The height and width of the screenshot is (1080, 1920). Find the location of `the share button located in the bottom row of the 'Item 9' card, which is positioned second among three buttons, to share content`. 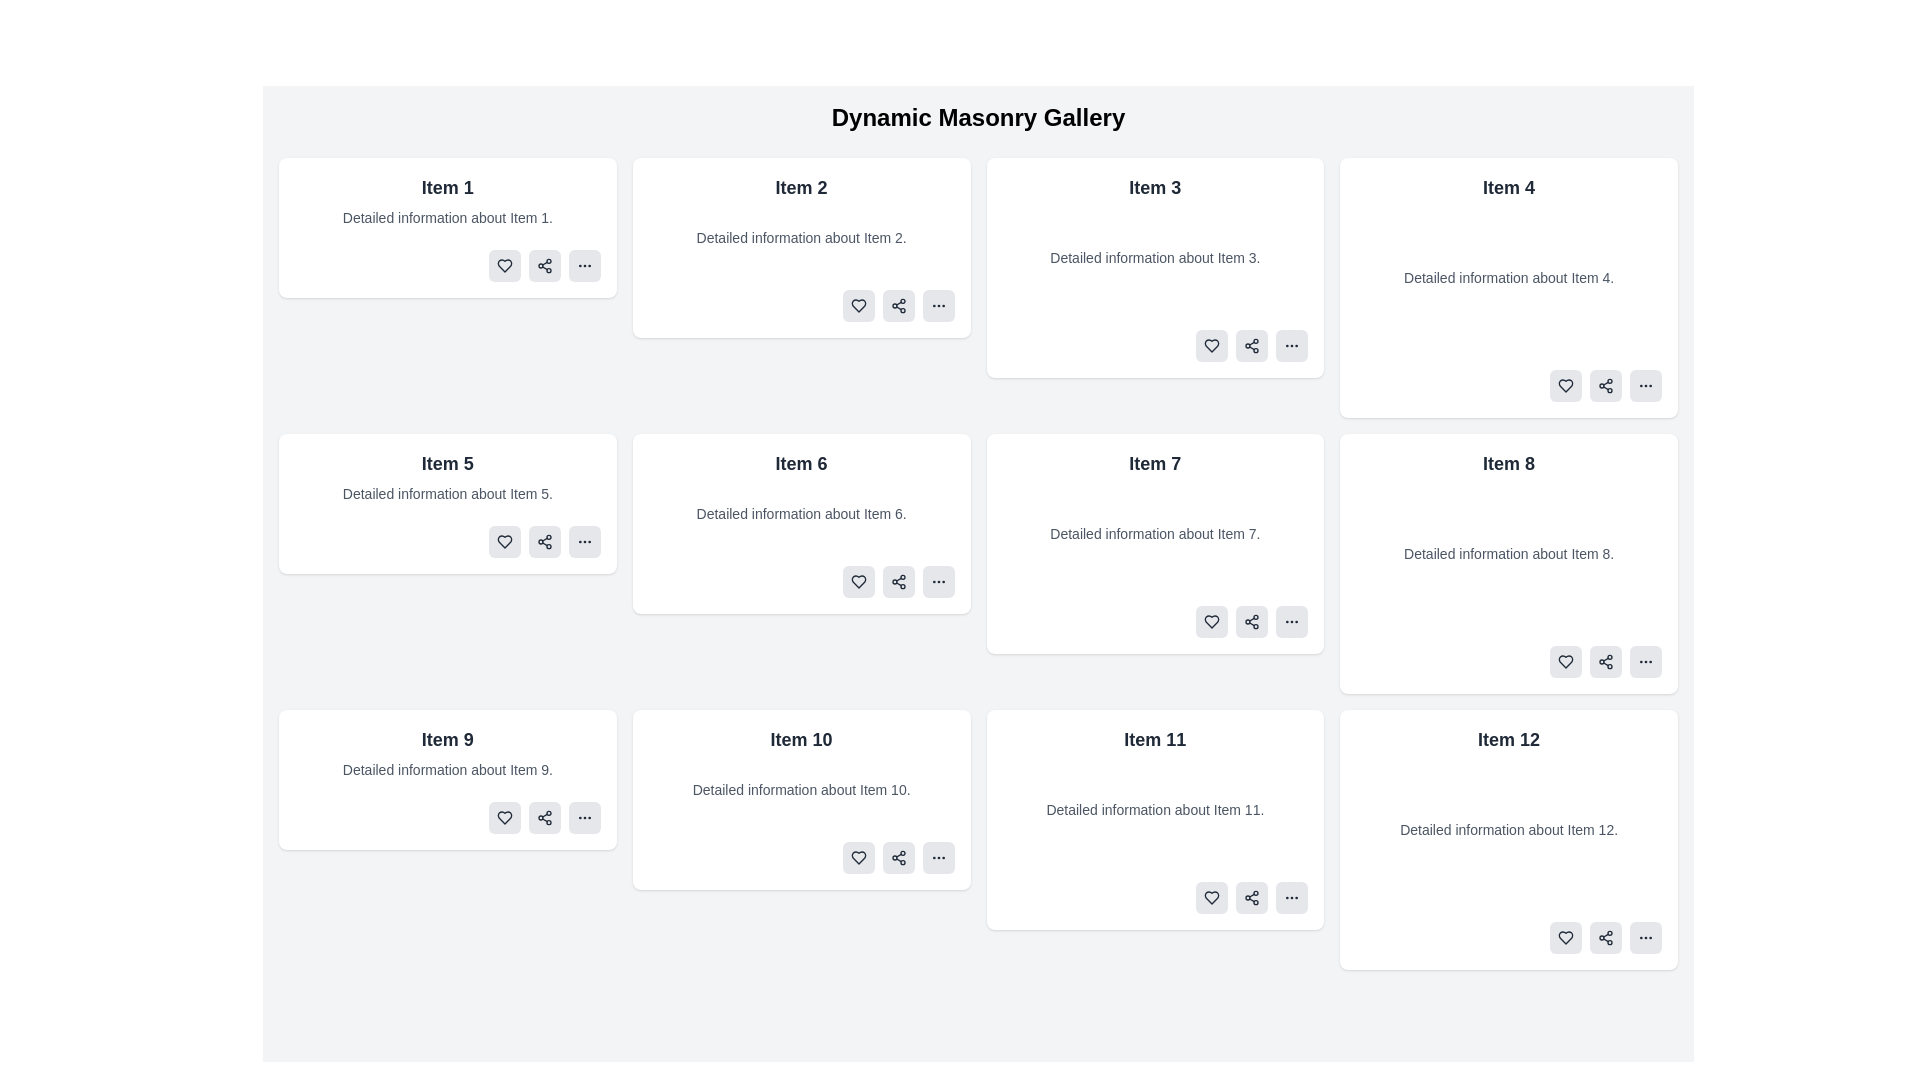

the share button located in the bottom row of the 'Item 9' card, which is positioned second among three buttons, to share content is located at coordinates (544, 817).